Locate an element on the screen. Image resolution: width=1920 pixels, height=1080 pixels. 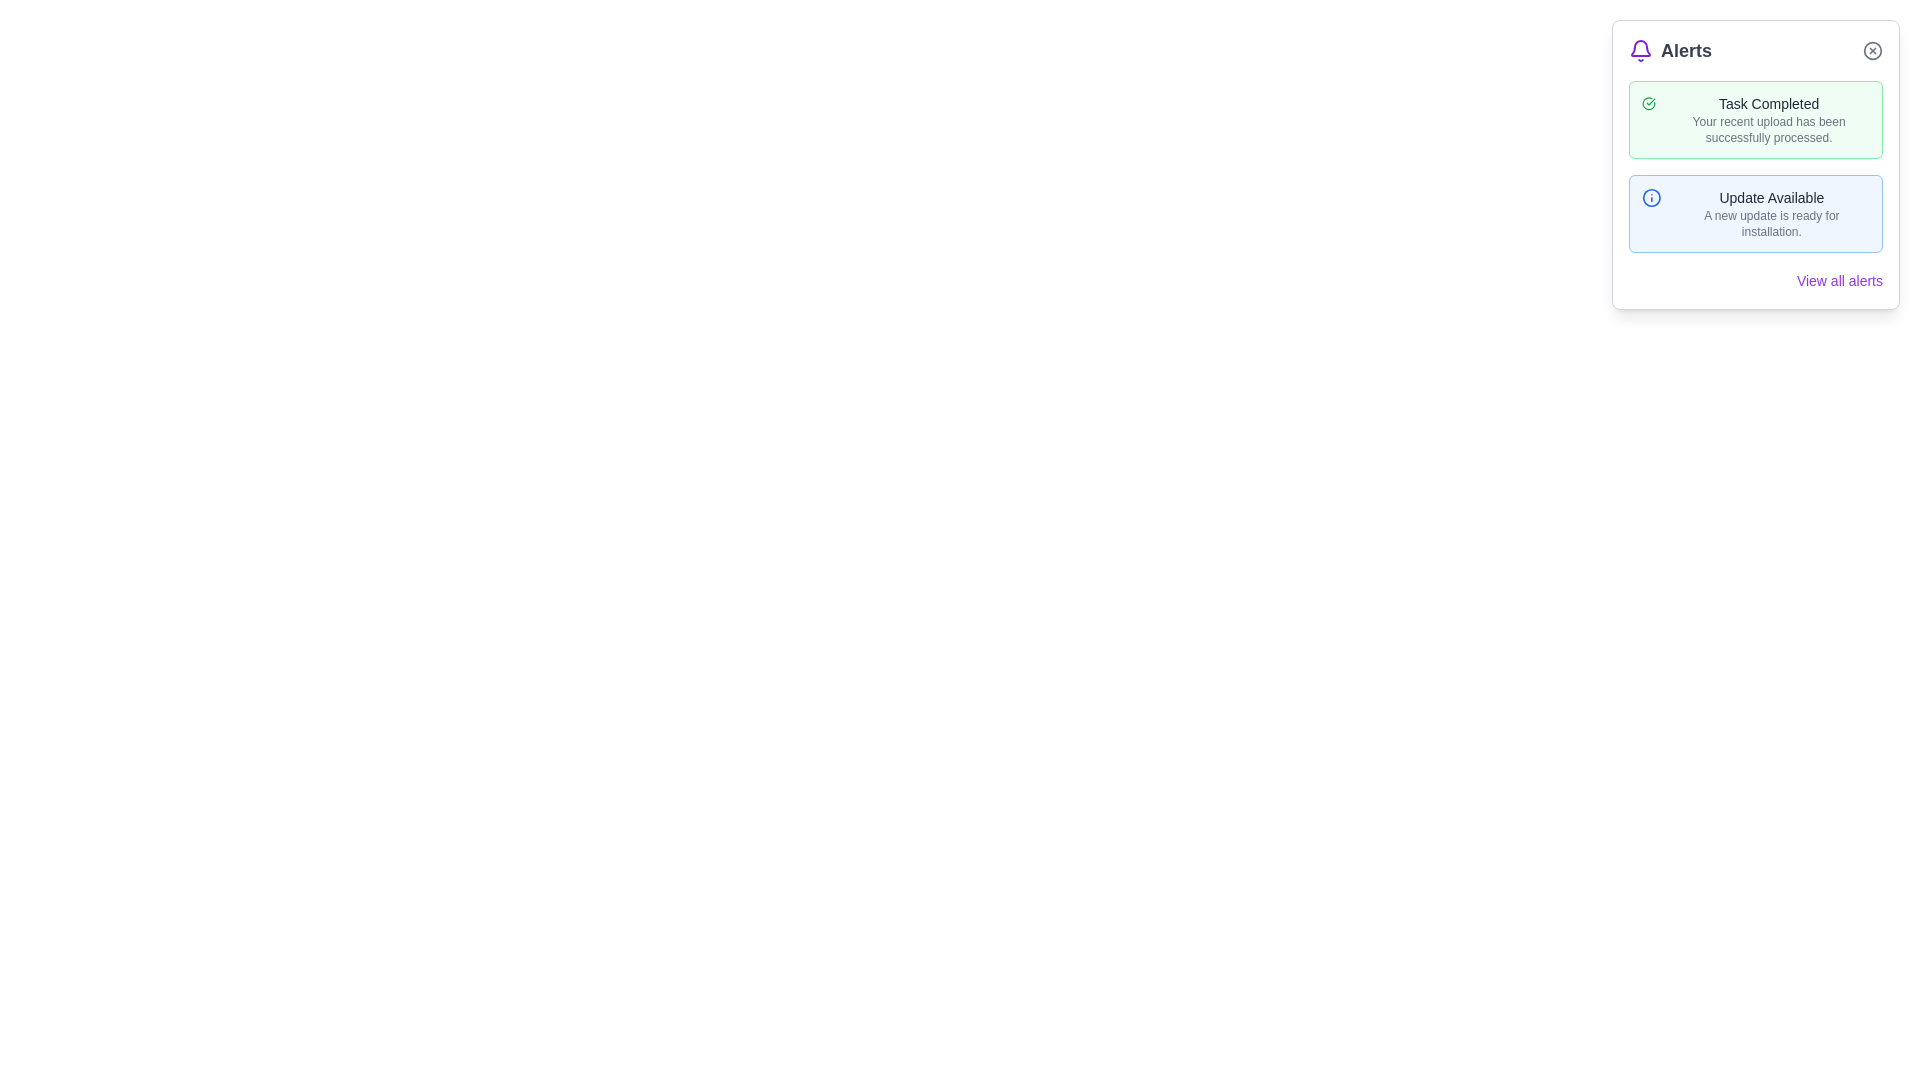
the circular red button with a gray border located at the top-right corner of the 'Alerts' card to view additional options is located at coordinates (1871, 49).